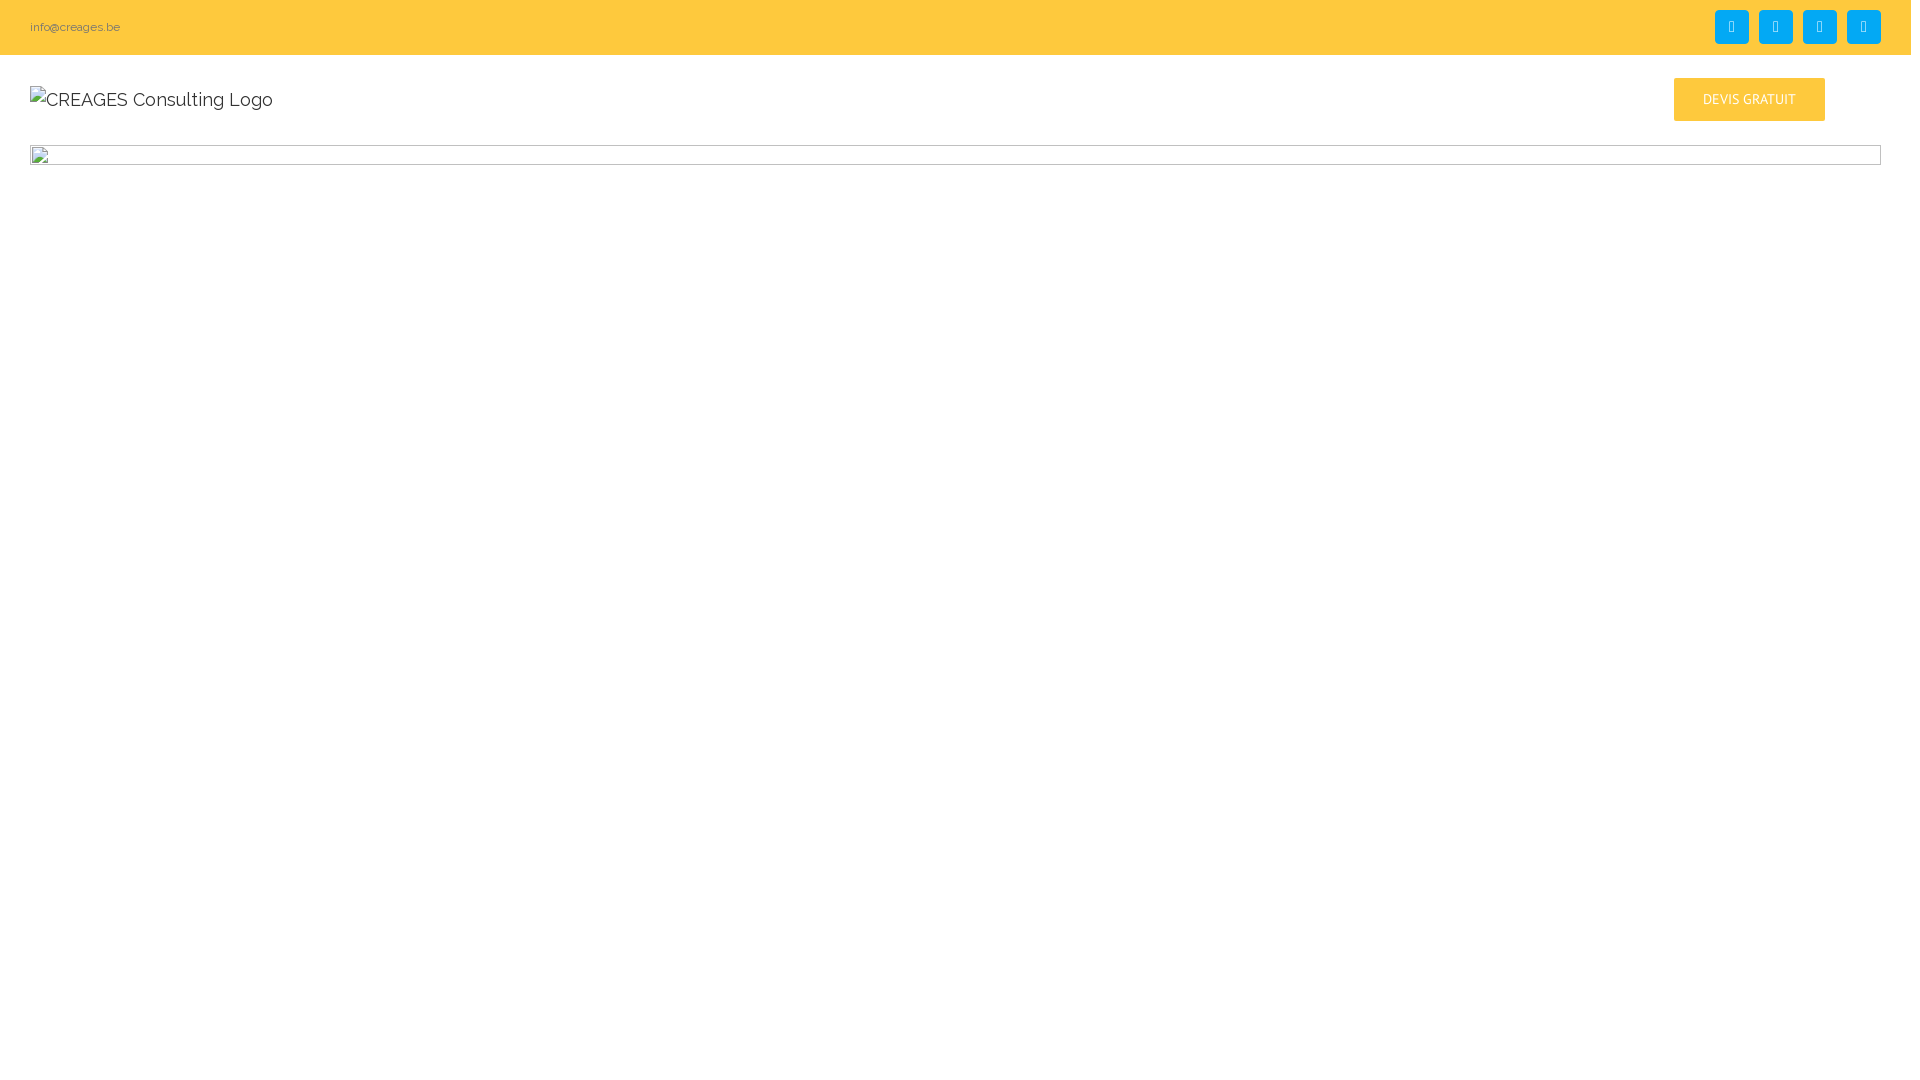 Image resolution: width=1920 pixels, height=1080 pixels. What do you see at coordinates (927, 97) in the screenshot?
I see `'HOME'` at bounding box center [927, 97].